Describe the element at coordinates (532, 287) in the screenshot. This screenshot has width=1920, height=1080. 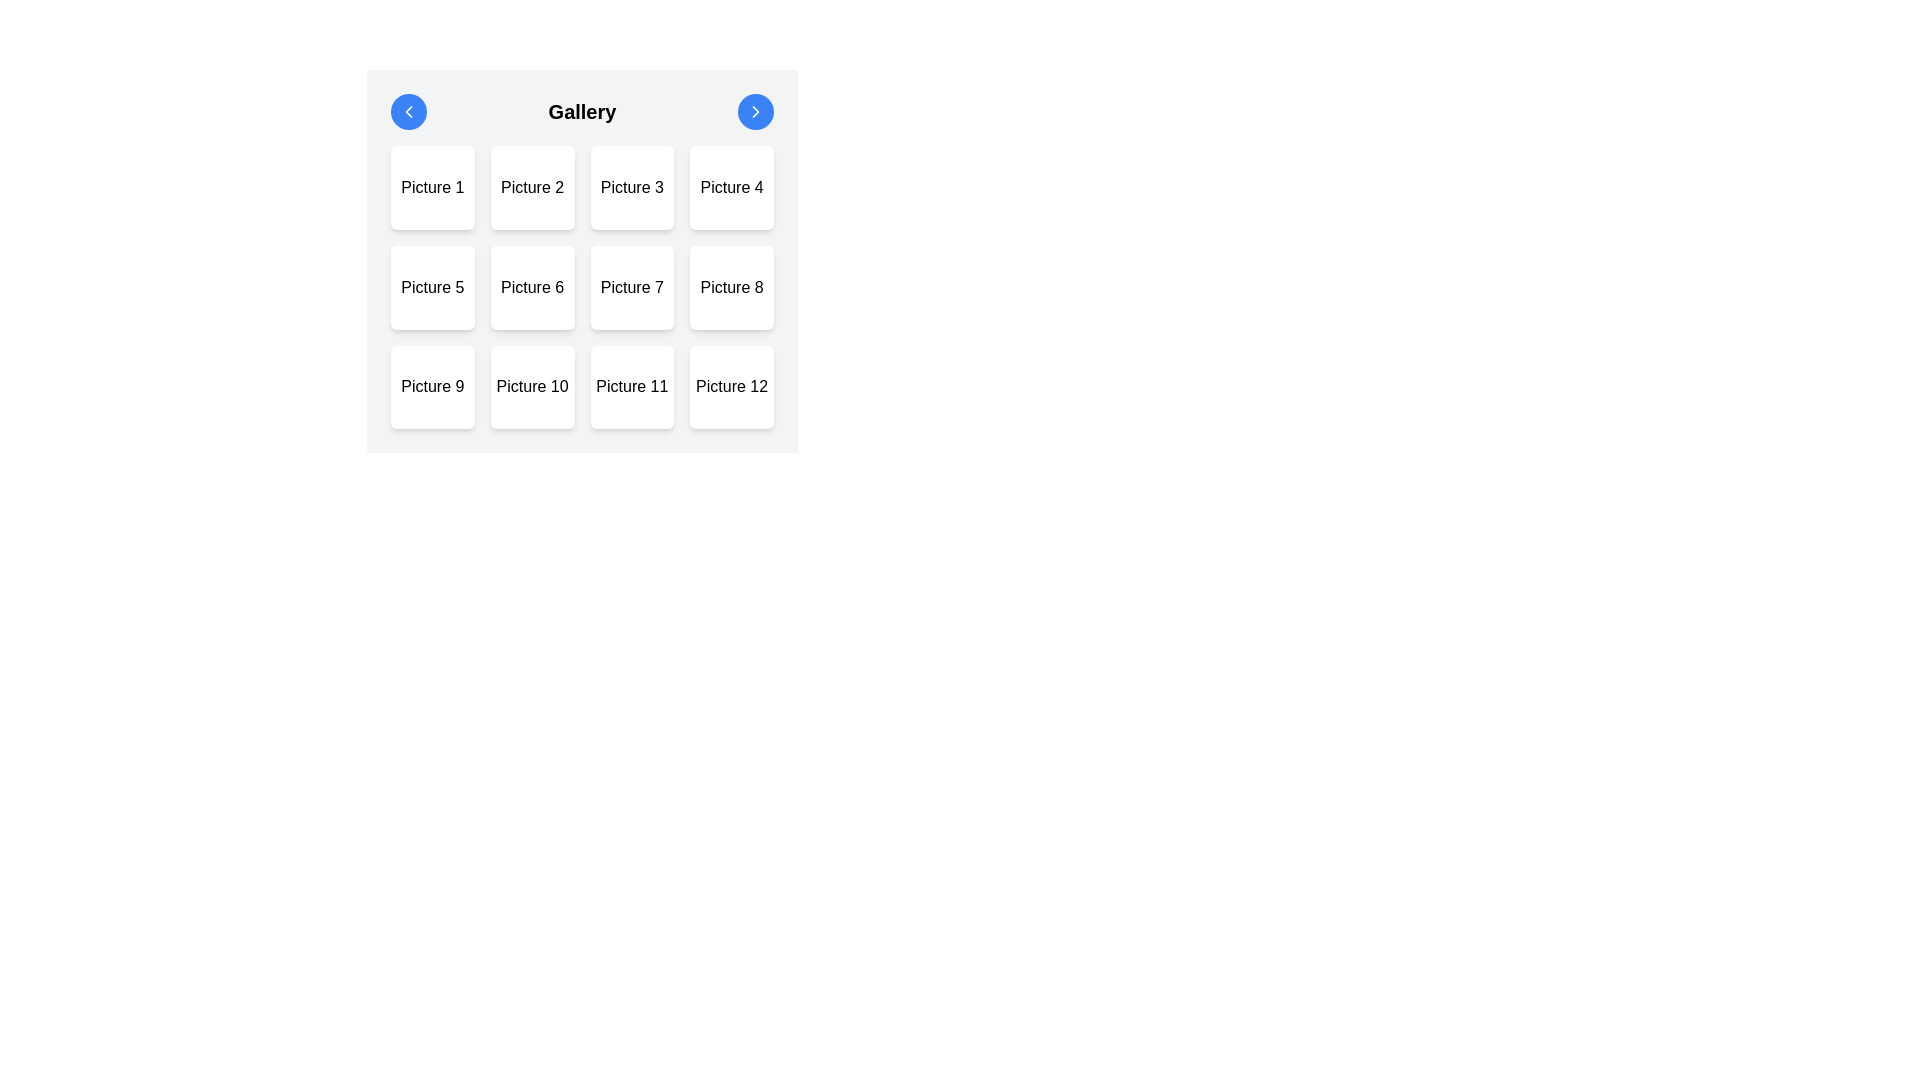
I see `the button representing 'Picture 6' in the grid` at that location.